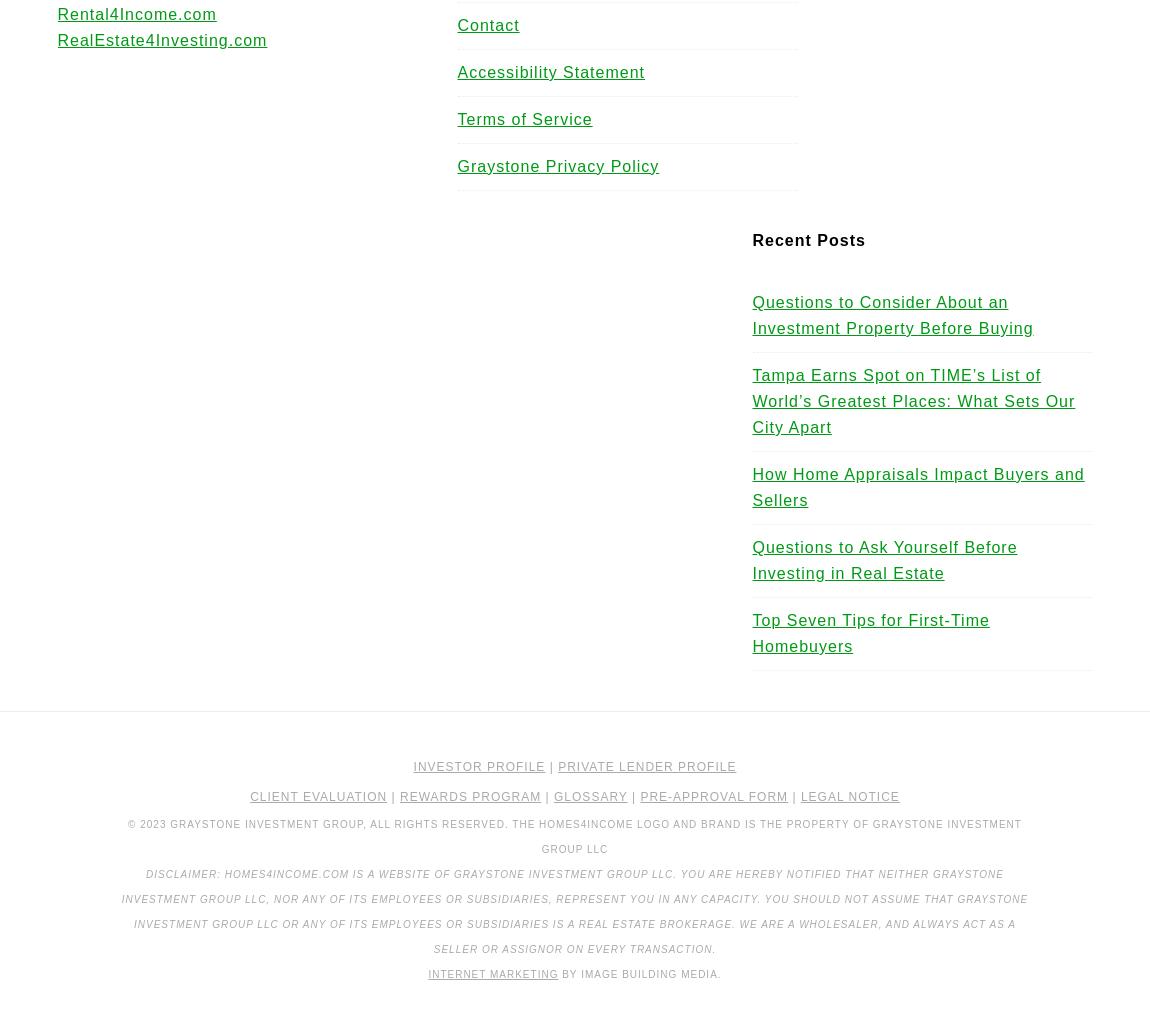 The width and height of the screenshot is (1150, 1023). Describe the element at coordinates (478, 766) in the screenshot. I see `'Investor Profile'` at that location.